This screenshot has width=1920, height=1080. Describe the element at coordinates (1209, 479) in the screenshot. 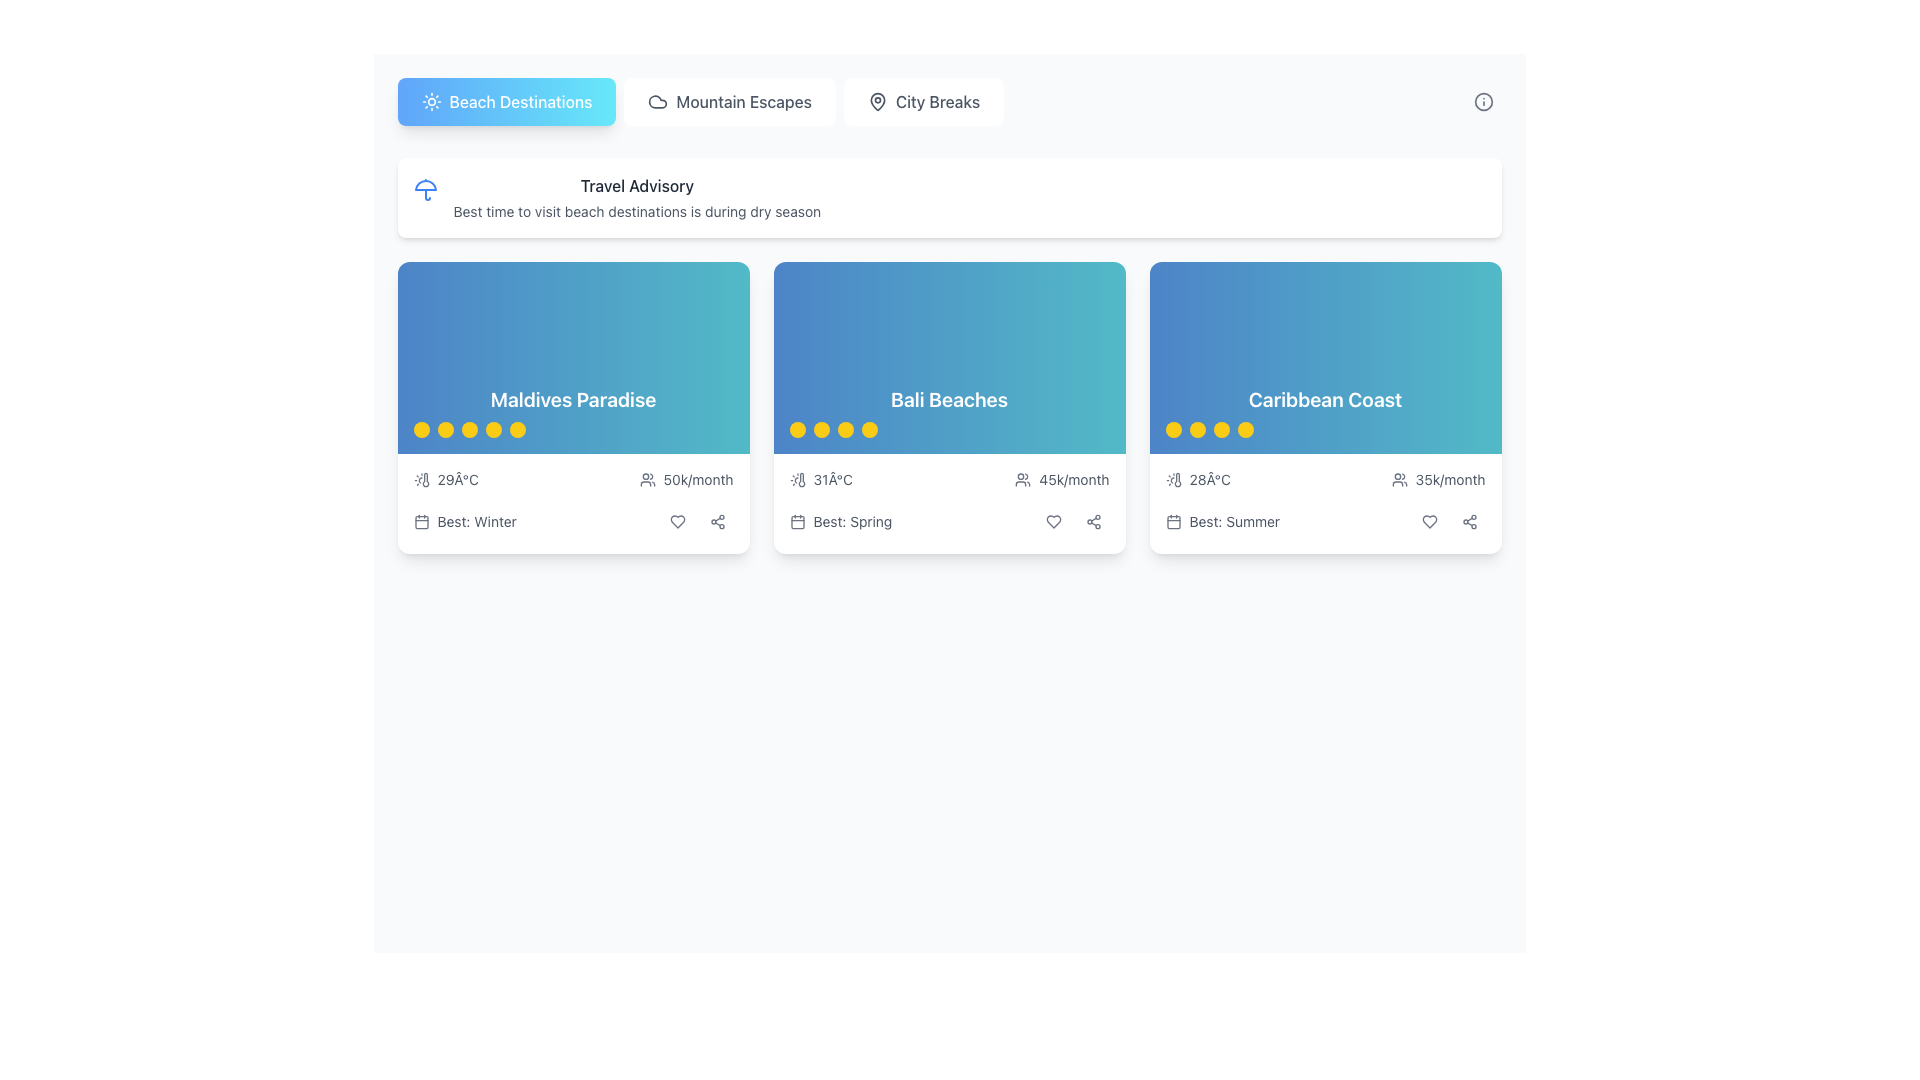

I see `the Text Label displaying '28Â°C' in a small-sized gray font, located to the left of the temperature icon in the 'Caribbean Coast' card` at that location.